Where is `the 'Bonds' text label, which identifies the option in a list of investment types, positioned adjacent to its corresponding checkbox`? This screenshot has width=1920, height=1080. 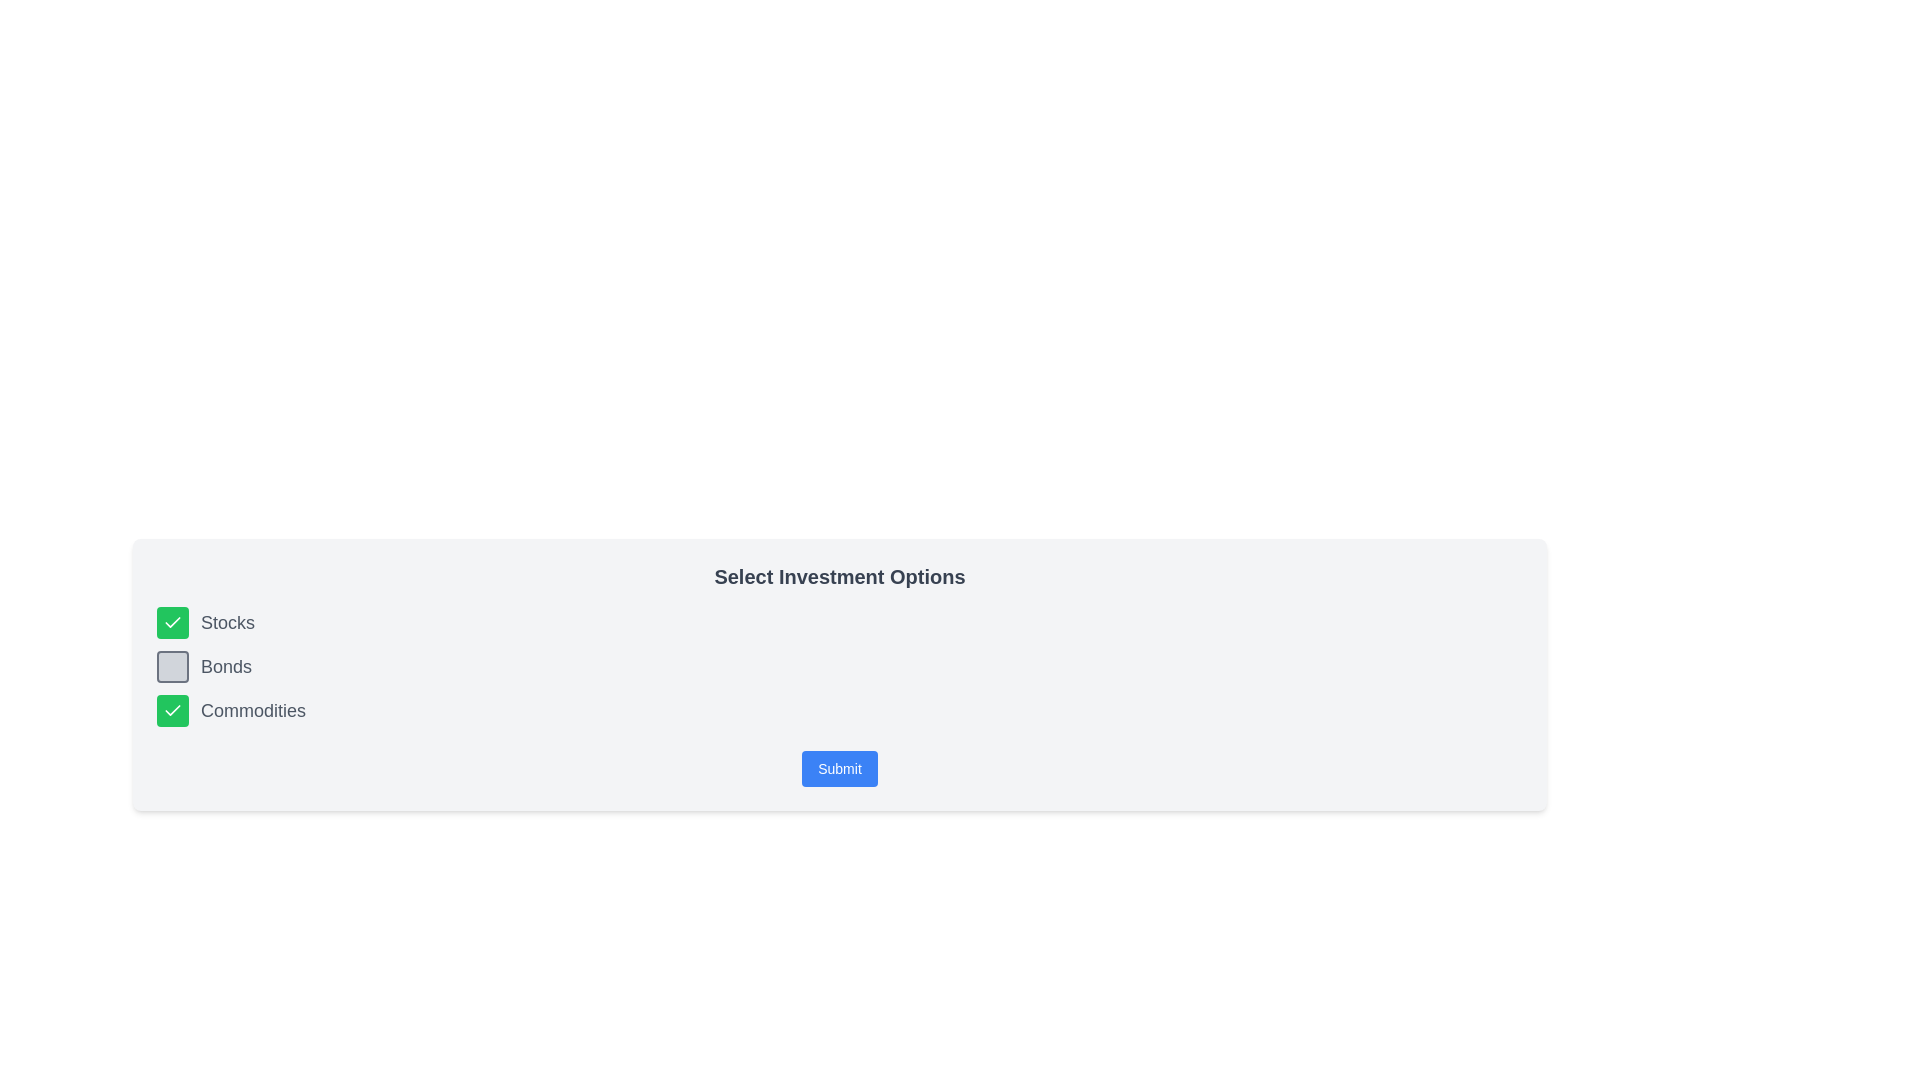 the 'Bonds' text label, which identifies the option in a list of investment types, positioned adjacent to its corresponding checkbox is located at coordinates (226, 667).